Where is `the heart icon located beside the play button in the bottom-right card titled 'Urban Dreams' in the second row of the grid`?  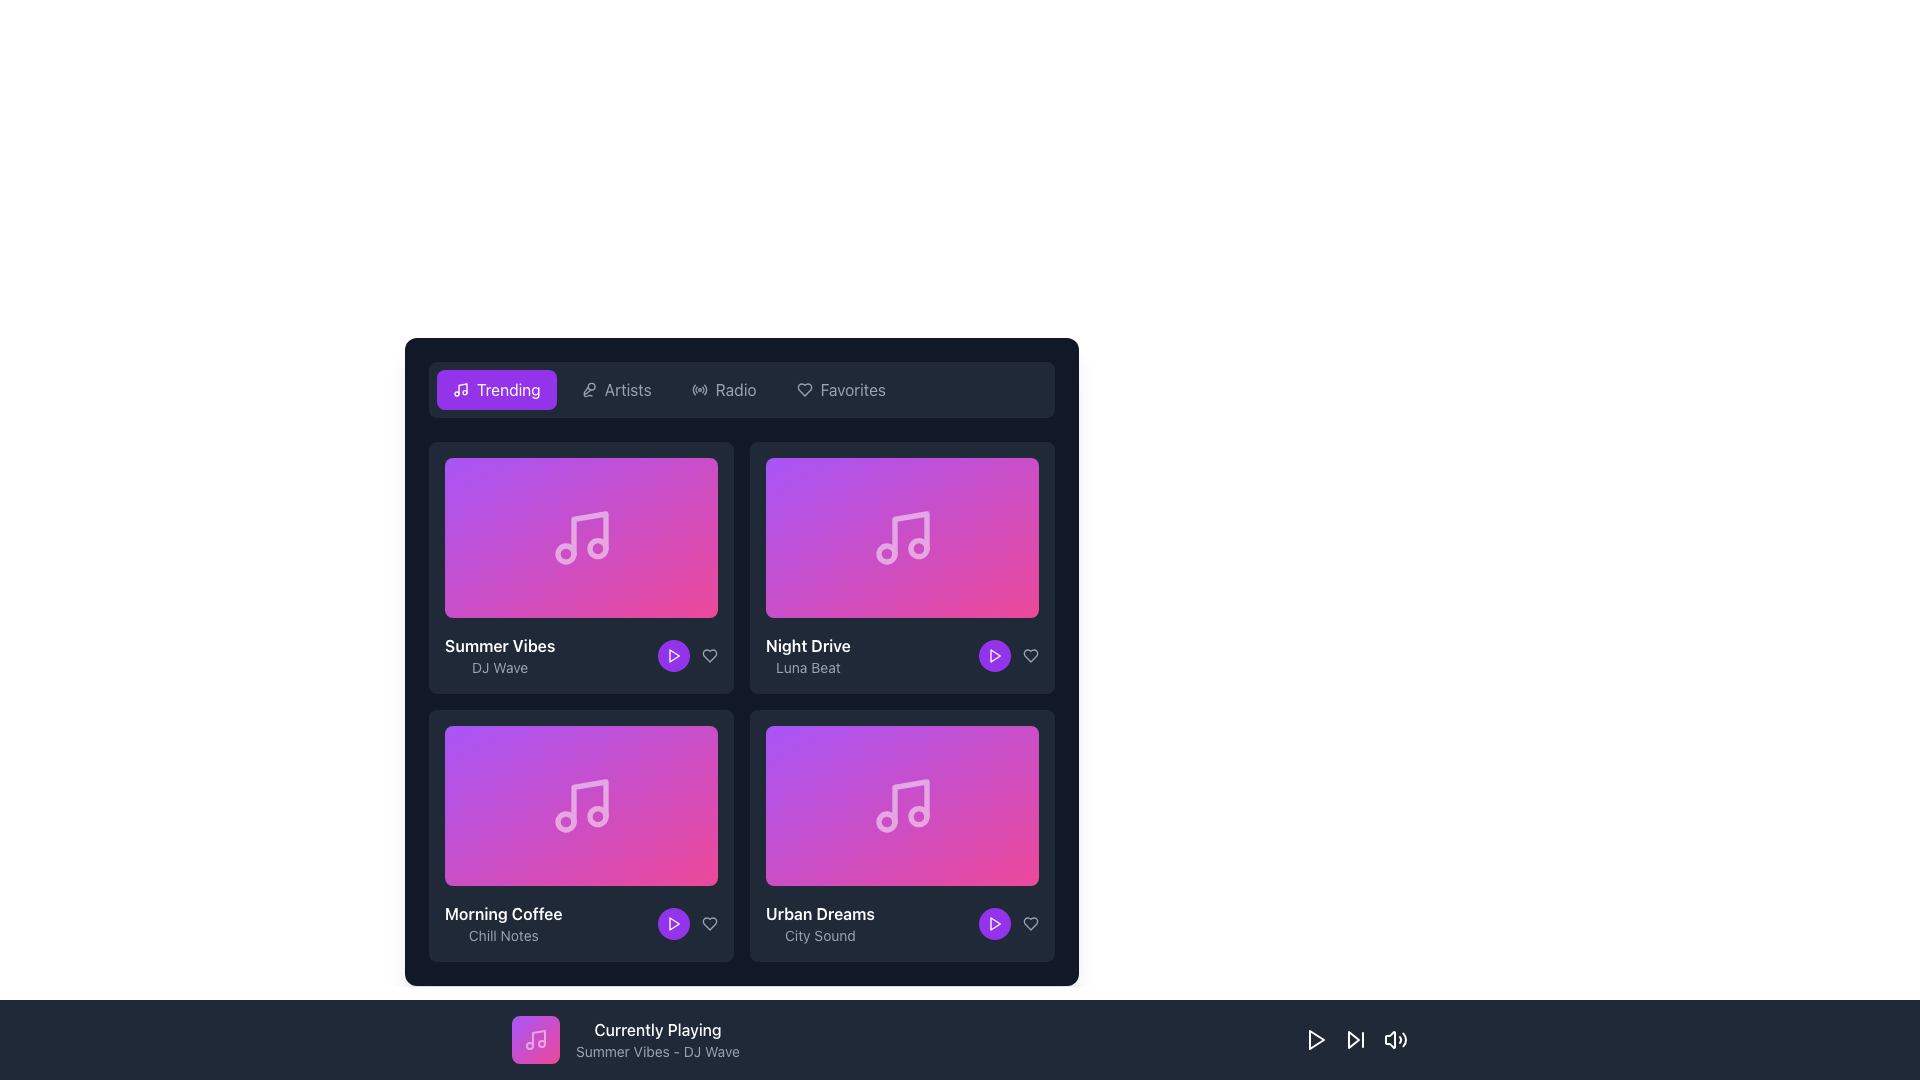 the heart icon located beside the play button in the bottom-right card titled 'Urban Dreams' in the second row of the grid is located at coordinates (1031, 924).